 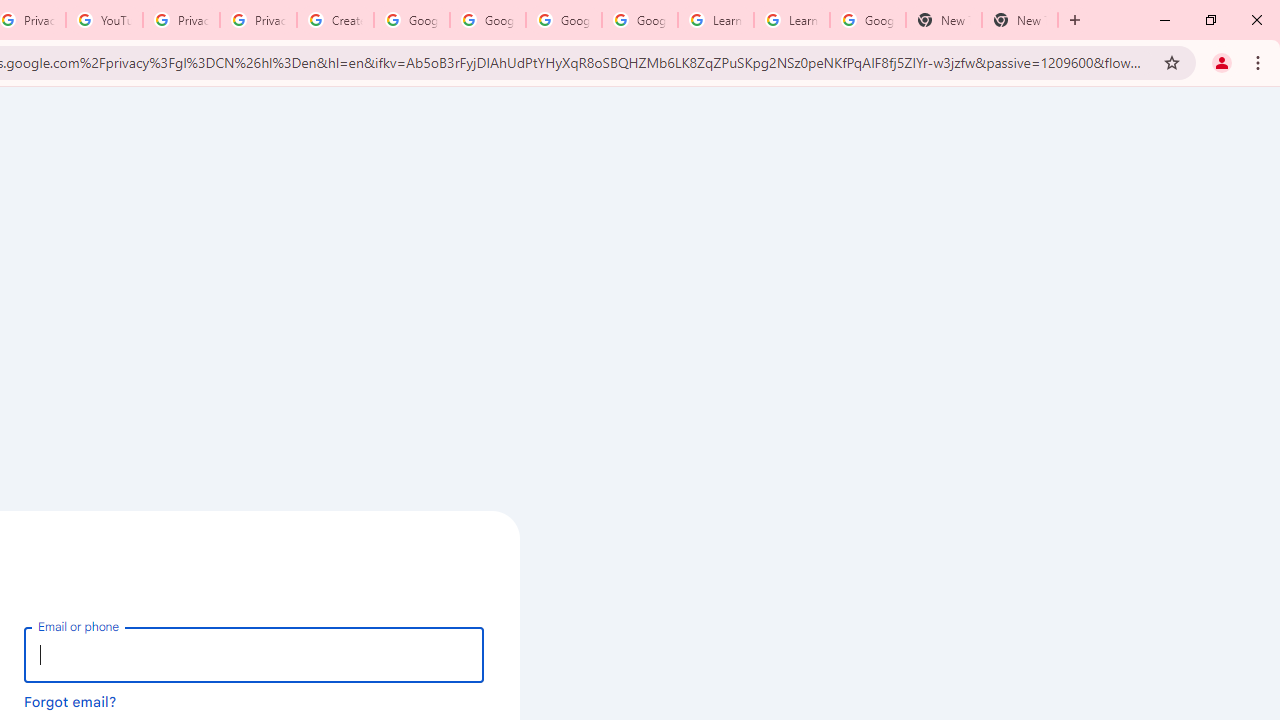 I want to click on 'Google Account Help', so click(x=411, y=20).